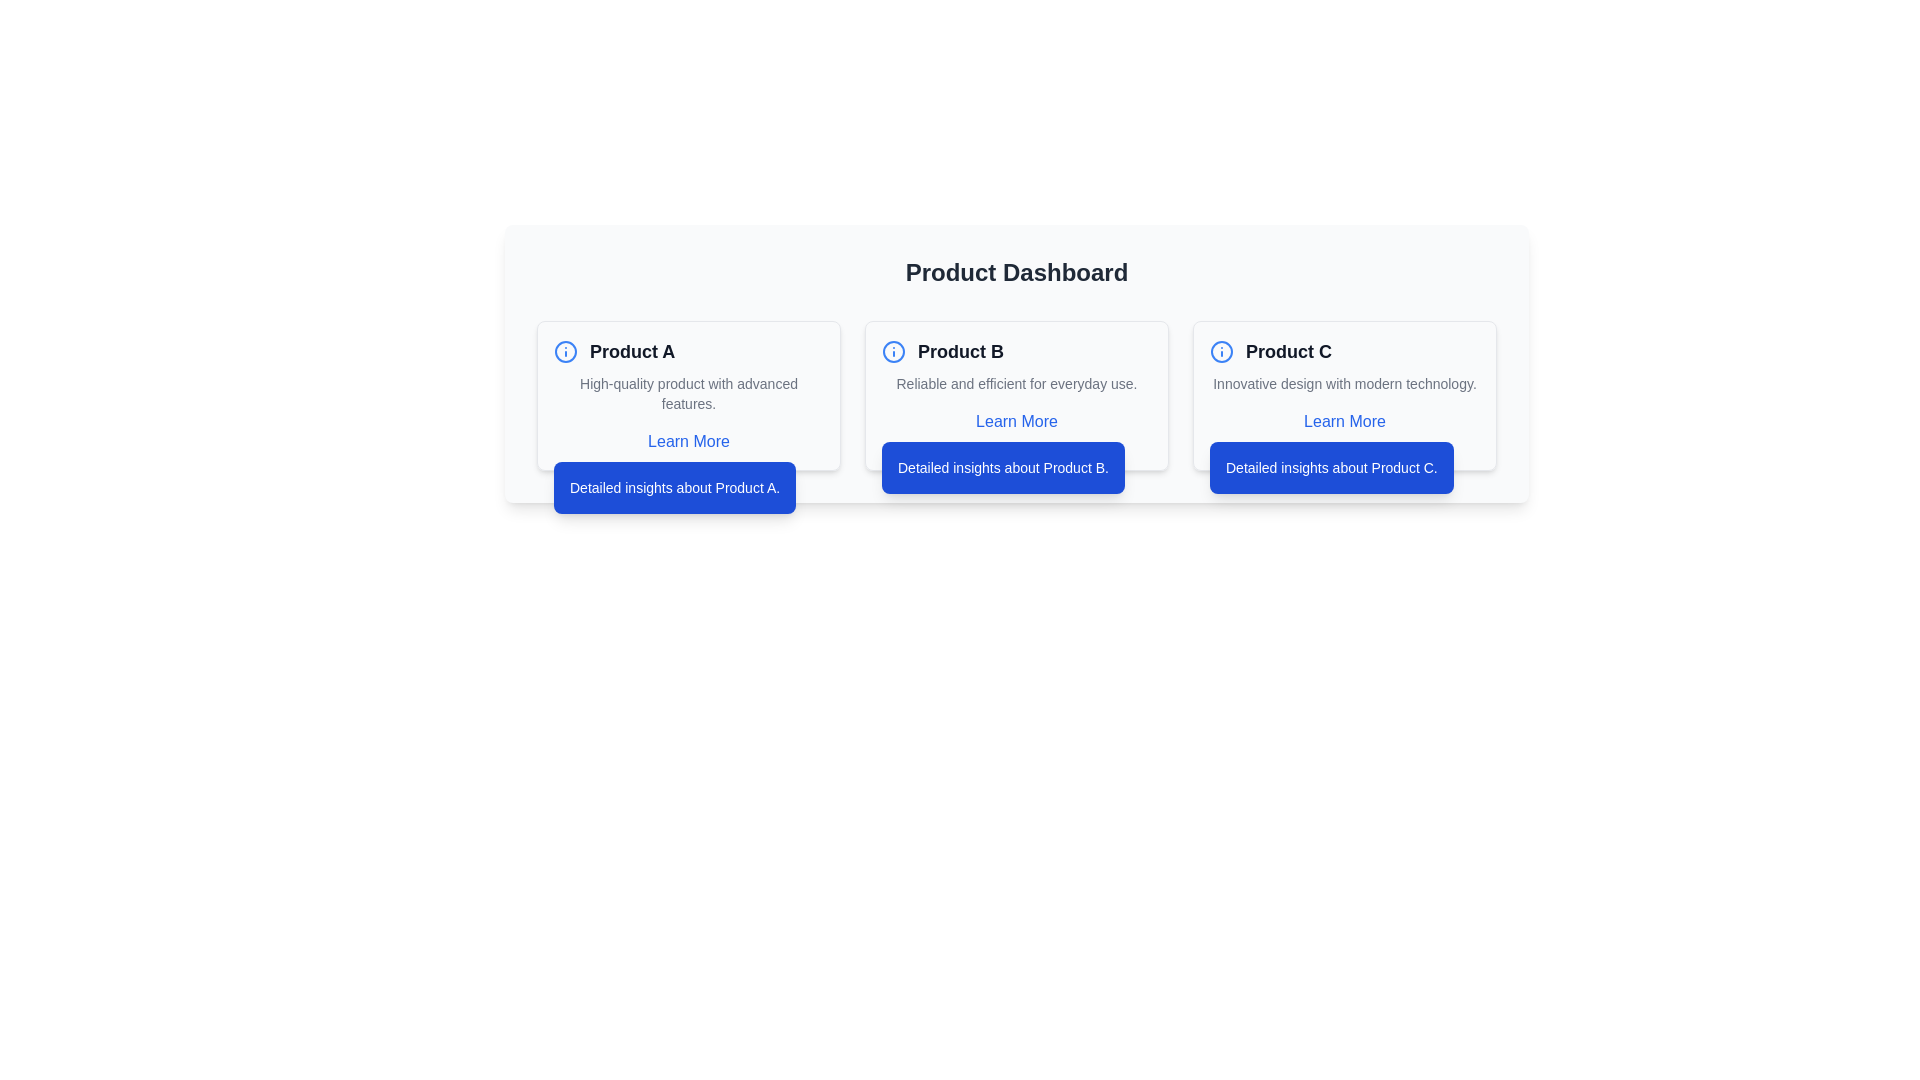 Image resolution: width=1920 pixels, height=1080 pixels. I want to click on the 'Learn More' link on the Information card for 'Product B', which is the second card in a set of three cards arranged horizontally, so click(1017, 396).